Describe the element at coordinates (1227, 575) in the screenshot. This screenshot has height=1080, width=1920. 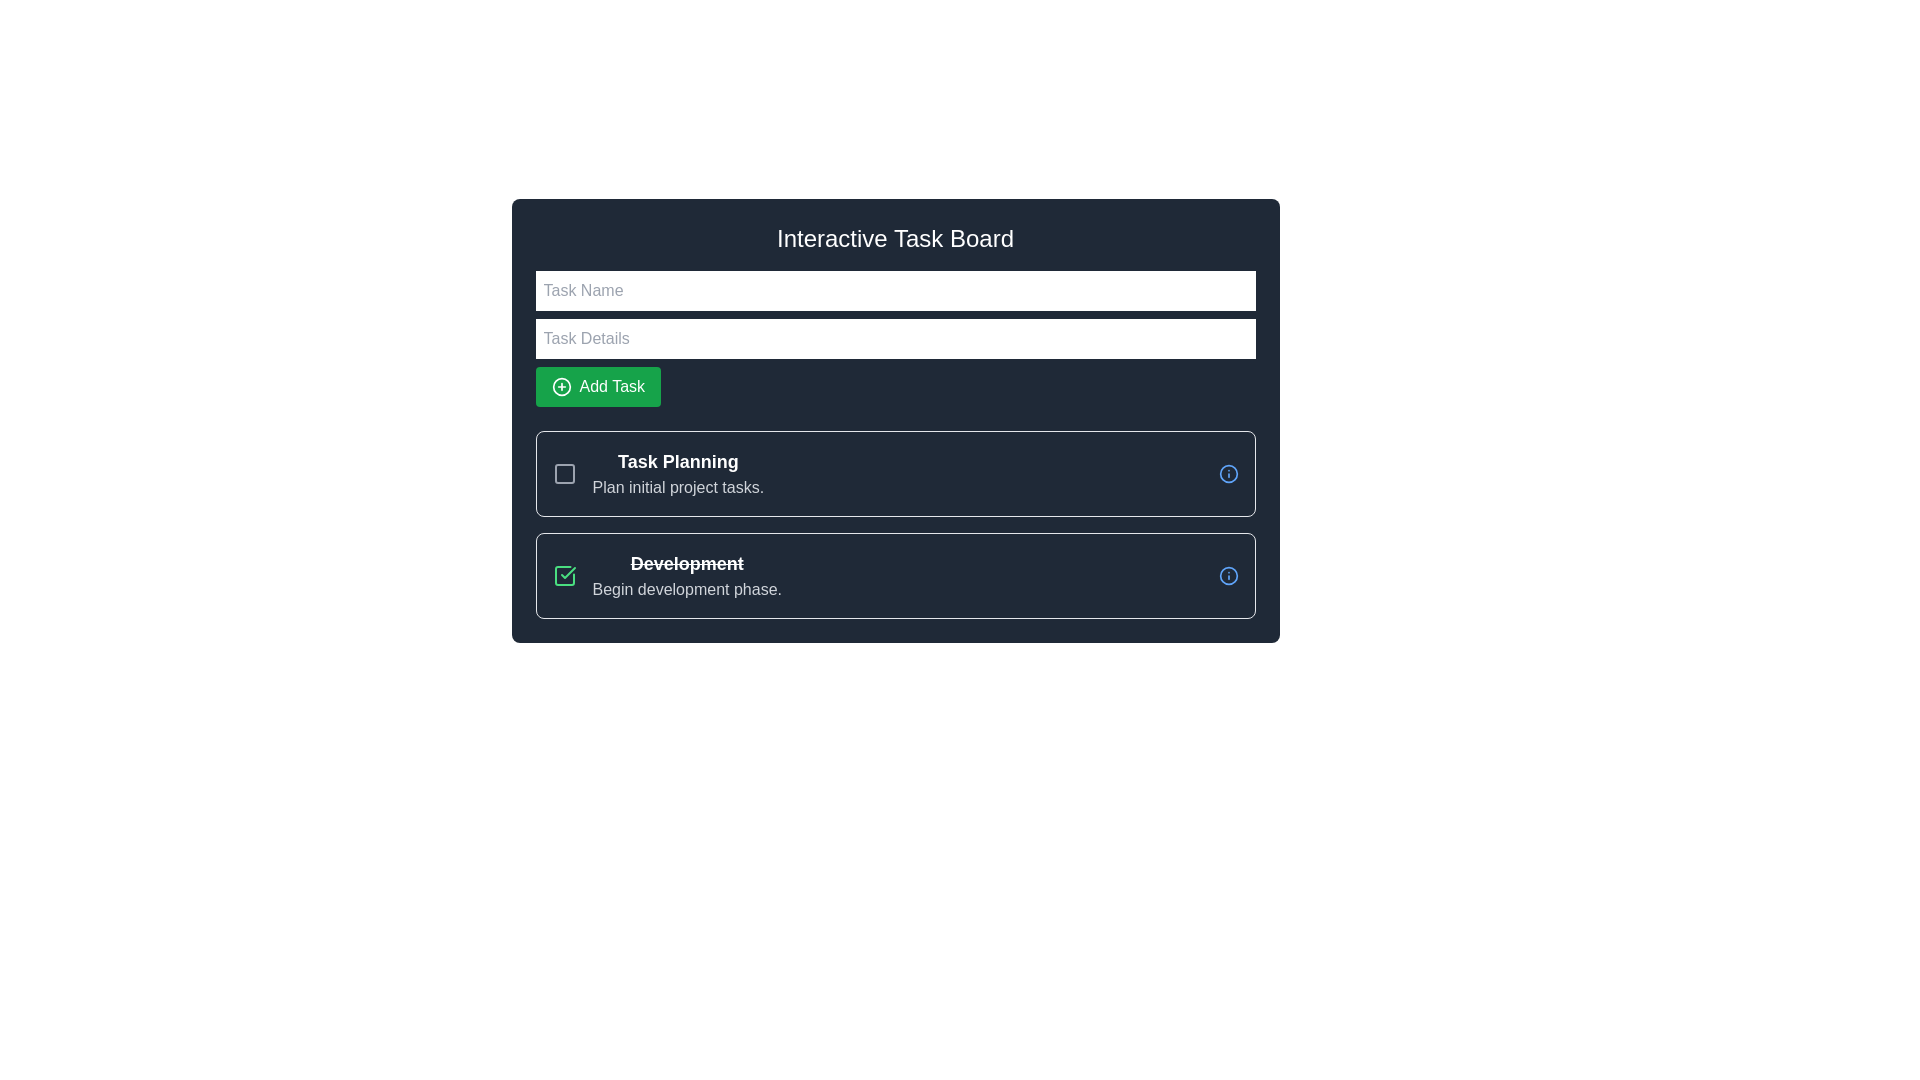
I see `the visual representation of the Circle icon located in the 'Development' task component, positioned to the far right of the task item and centrally aligned in height` at that location.